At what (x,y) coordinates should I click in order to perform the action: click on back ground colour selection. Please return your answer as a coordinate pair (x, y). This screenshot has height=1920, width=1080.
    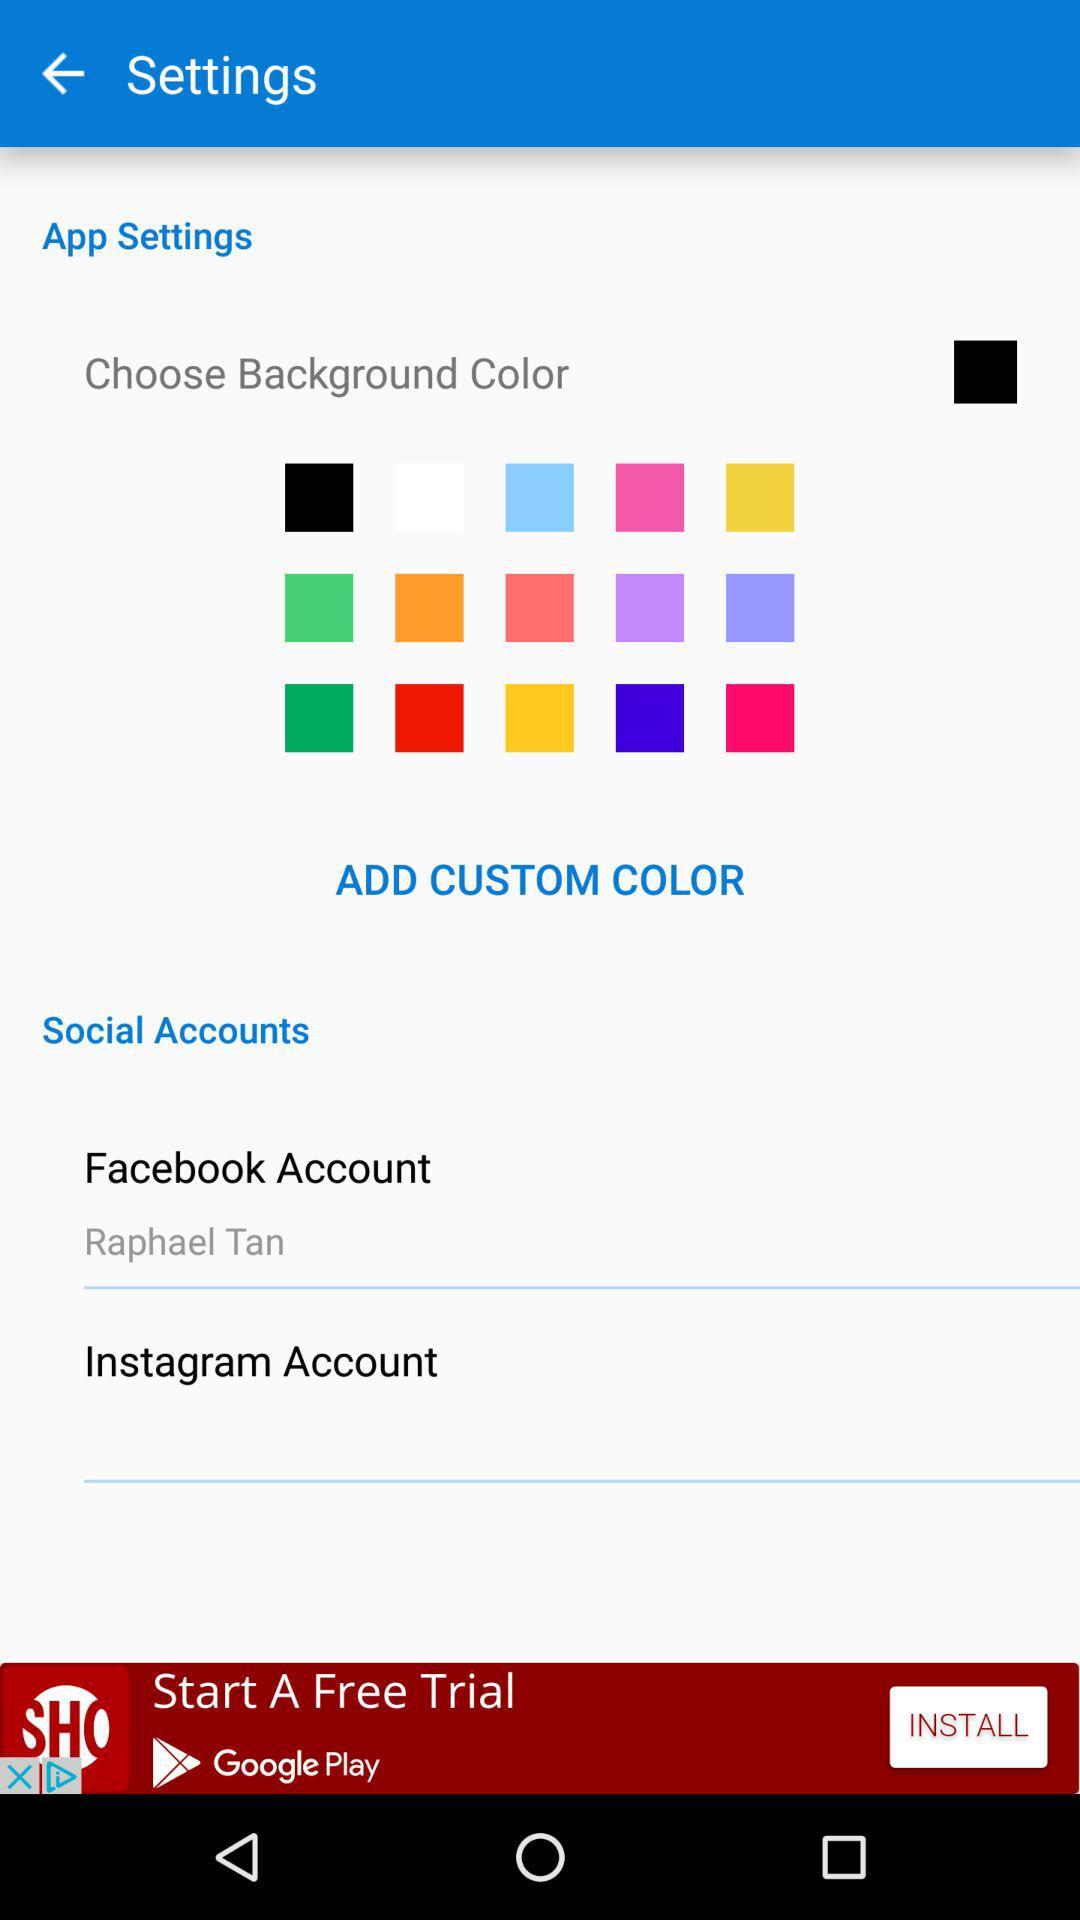
    Looking at the image, I should click on (760, 606).